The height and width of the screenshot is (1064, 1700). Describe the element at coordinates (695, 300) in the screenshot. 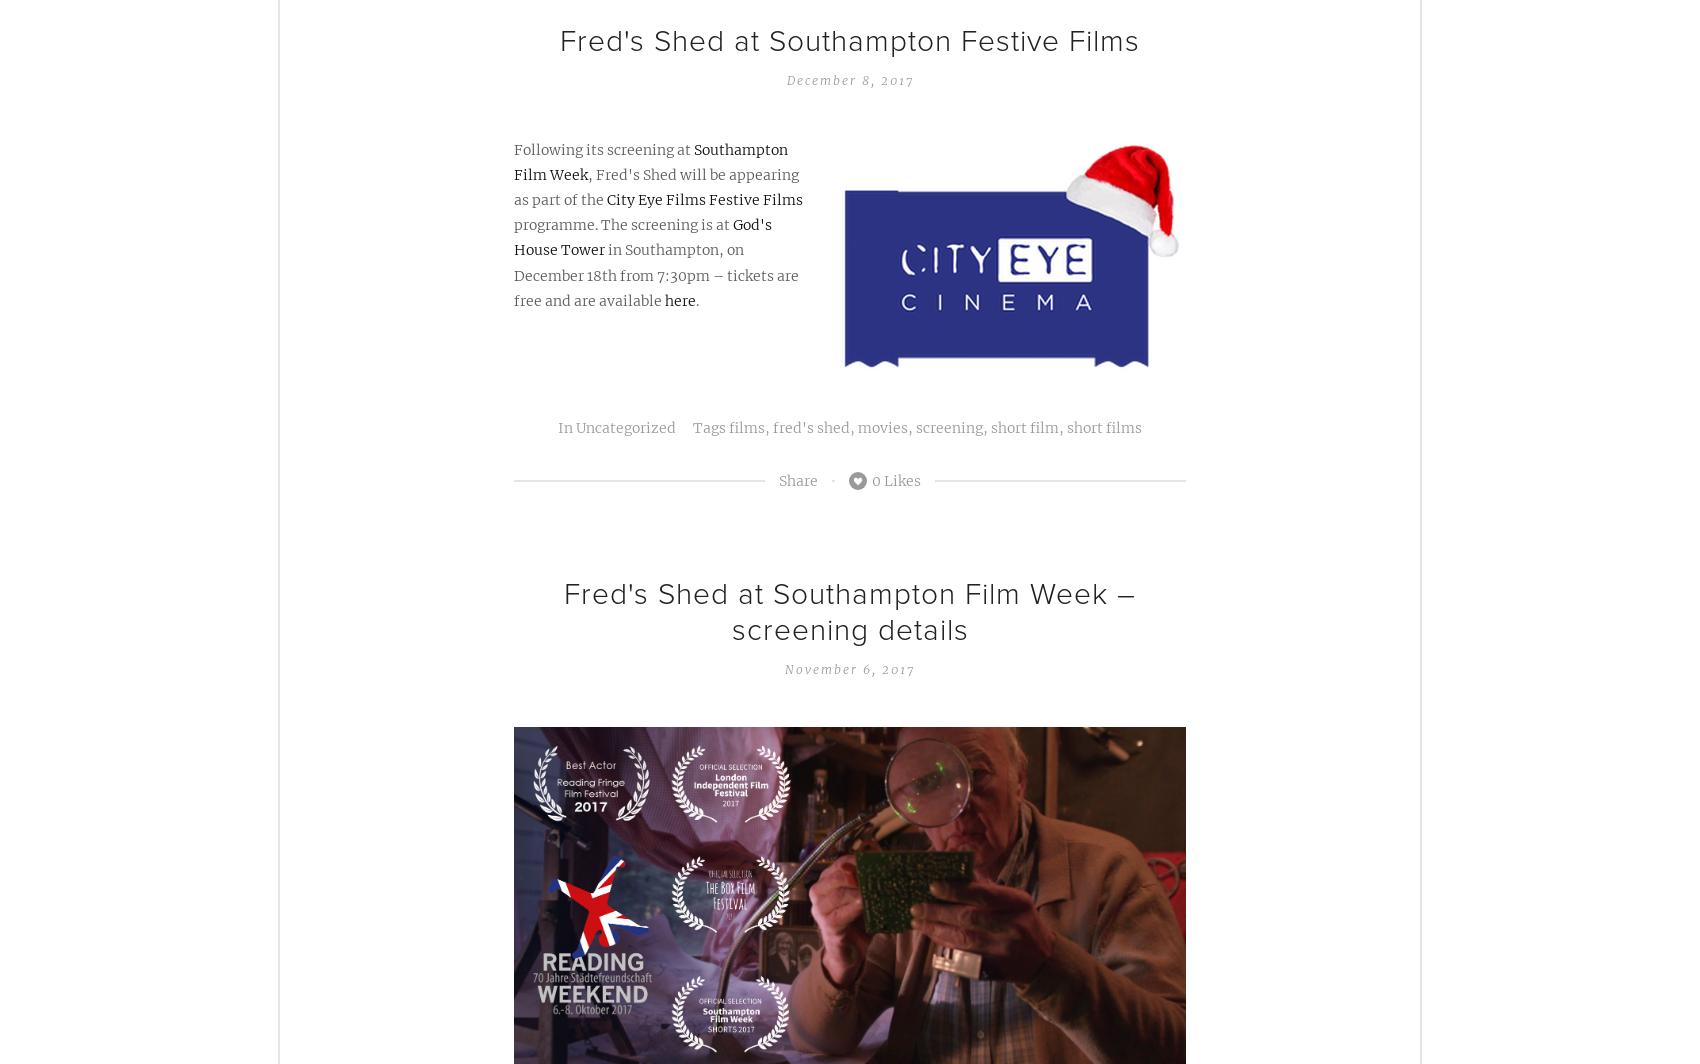

I see `'.'` at that location.